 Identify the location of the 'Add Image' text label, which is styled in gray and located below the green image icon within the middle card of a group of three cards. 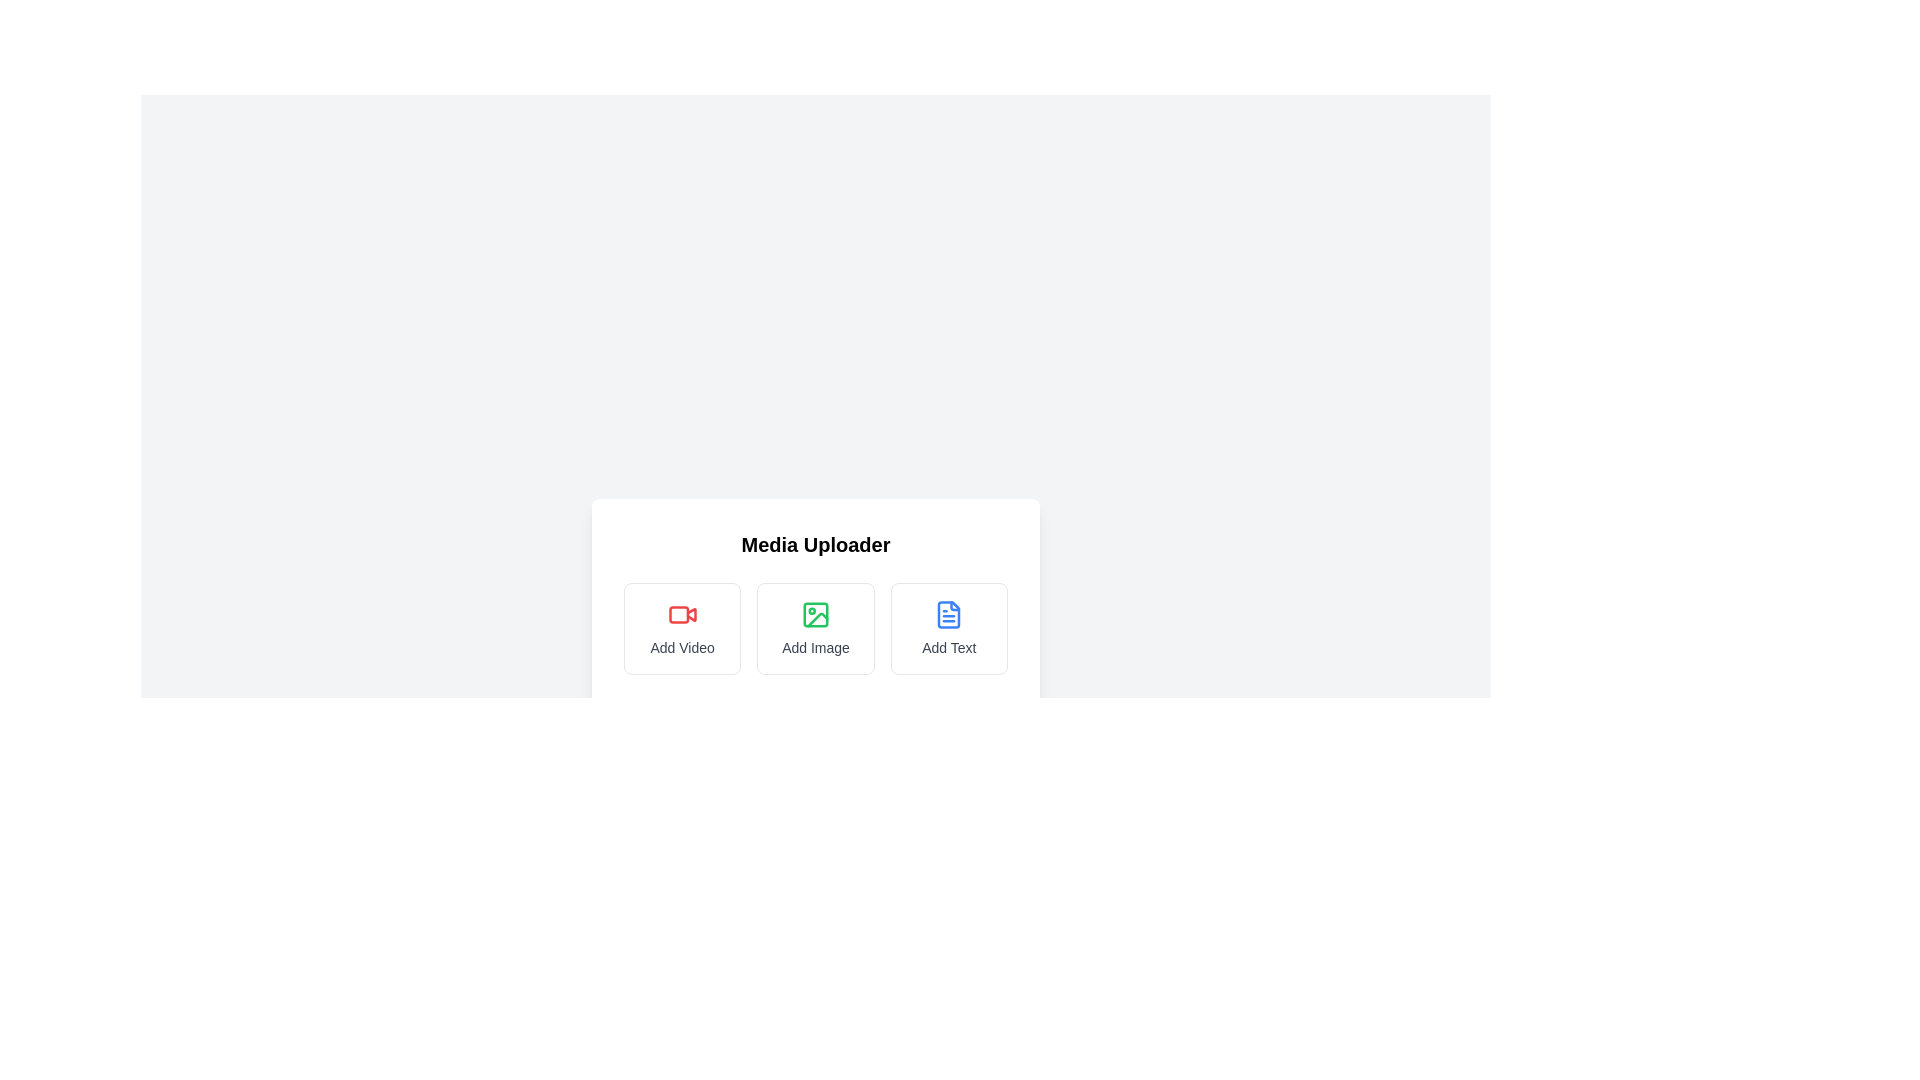
(816, 648).